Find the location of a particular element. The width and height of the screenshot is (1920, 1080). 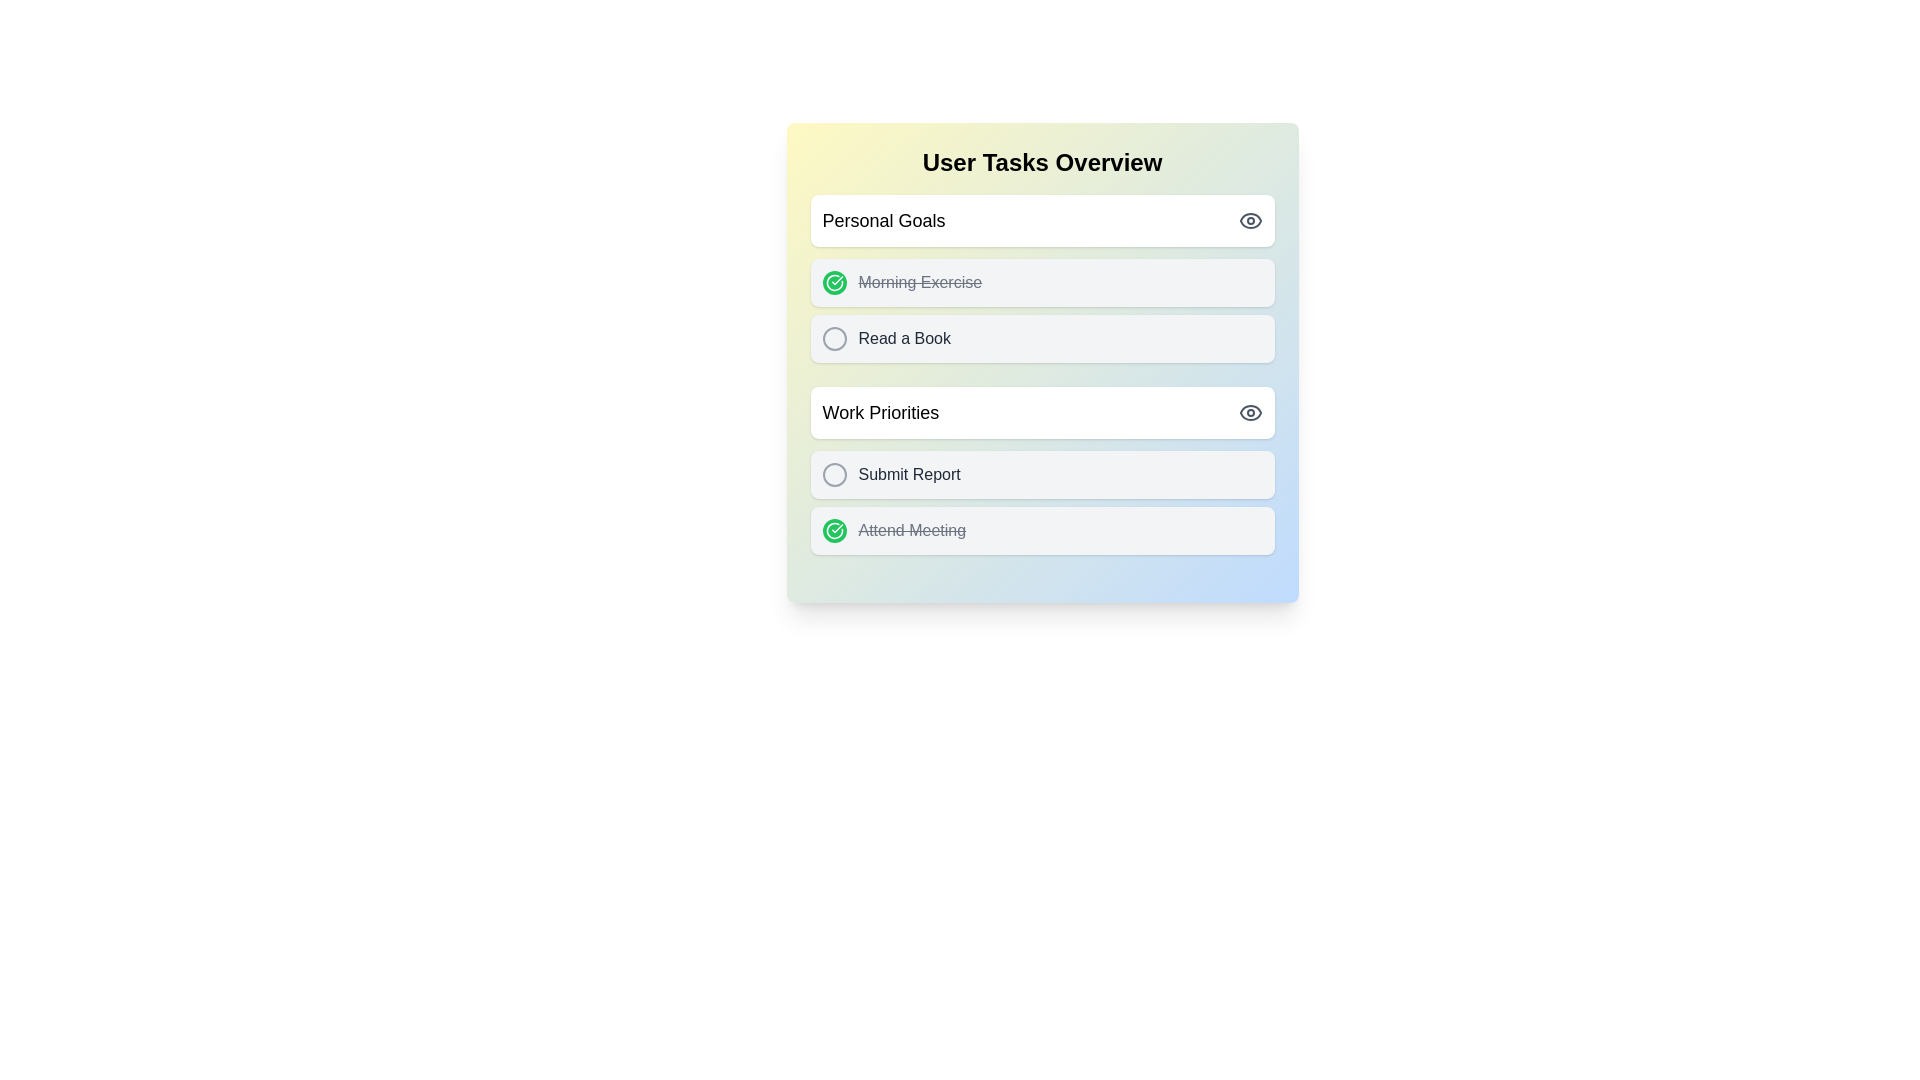

the task entry in the List of tasks with status icons is located at coordinates (1041, 311).